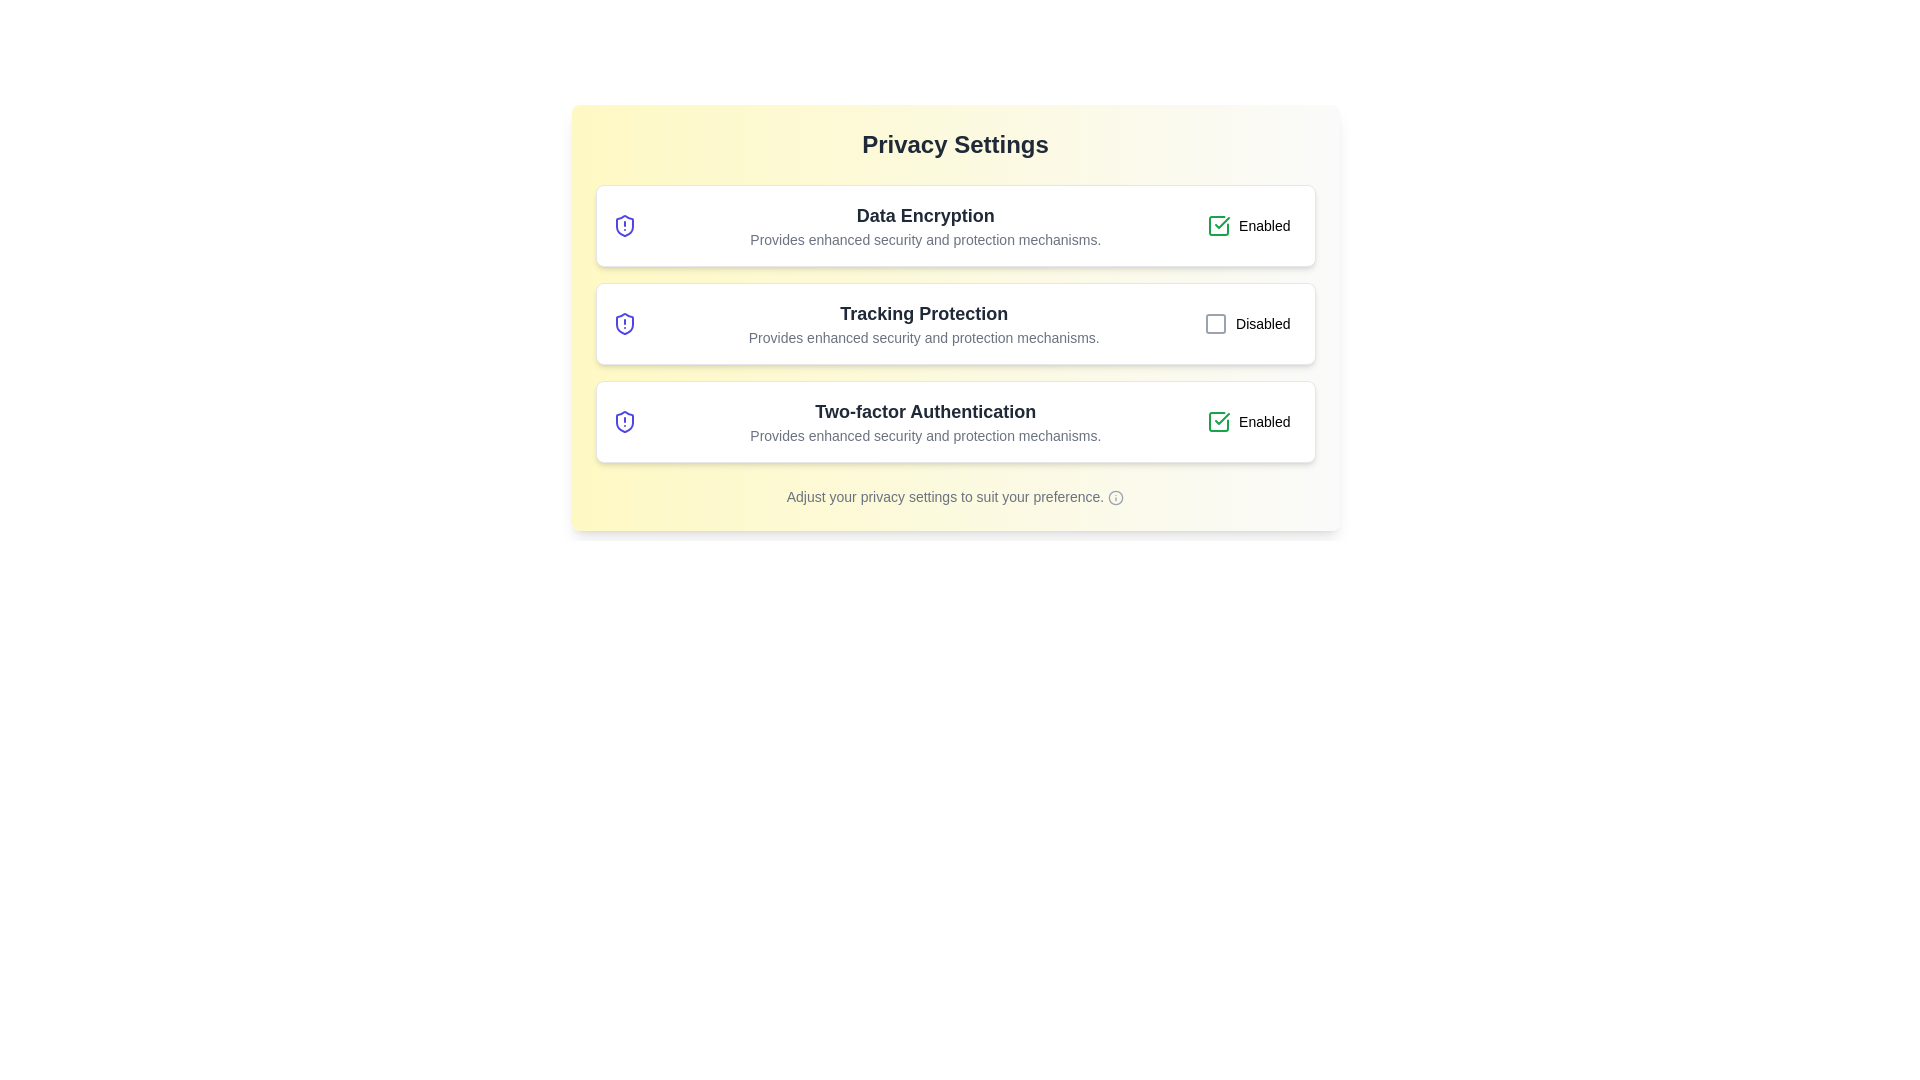 This screenshot has width=1920, height=1080. What do you see at coordinates (954, 225) in the screenshot?
I see `the first list item in the 'Privacy Settings' section, which features a dark blue shield icon on the left, bold 'Data Encryption' text in the center, and a green 'Enabled' checkbox on the right` at bounding box center [954, 225].